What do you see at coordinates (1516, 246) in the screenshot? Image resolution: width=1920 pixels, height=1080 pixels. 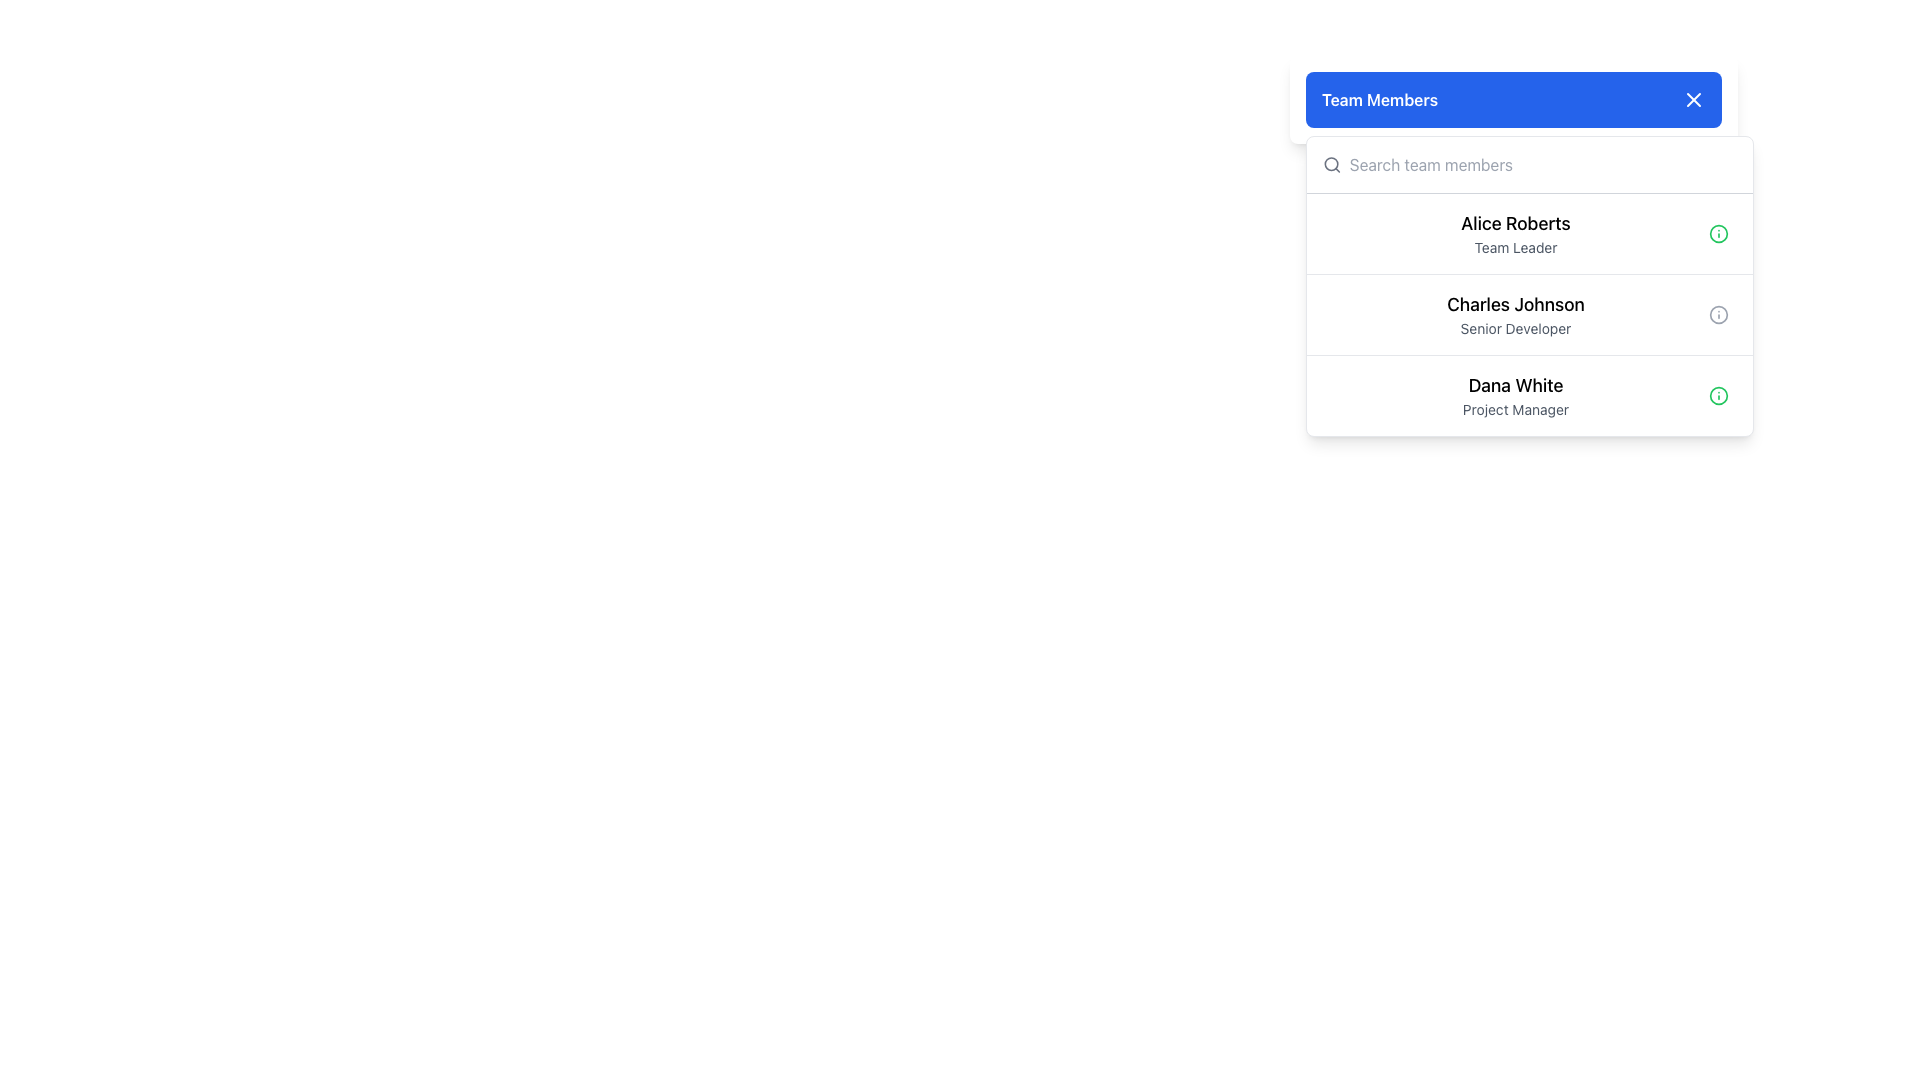 I see `text label displaying the role 'Team Leader' associated with the name 'Alice Roberts' in the team directory` at bounding box center [1516, 246].